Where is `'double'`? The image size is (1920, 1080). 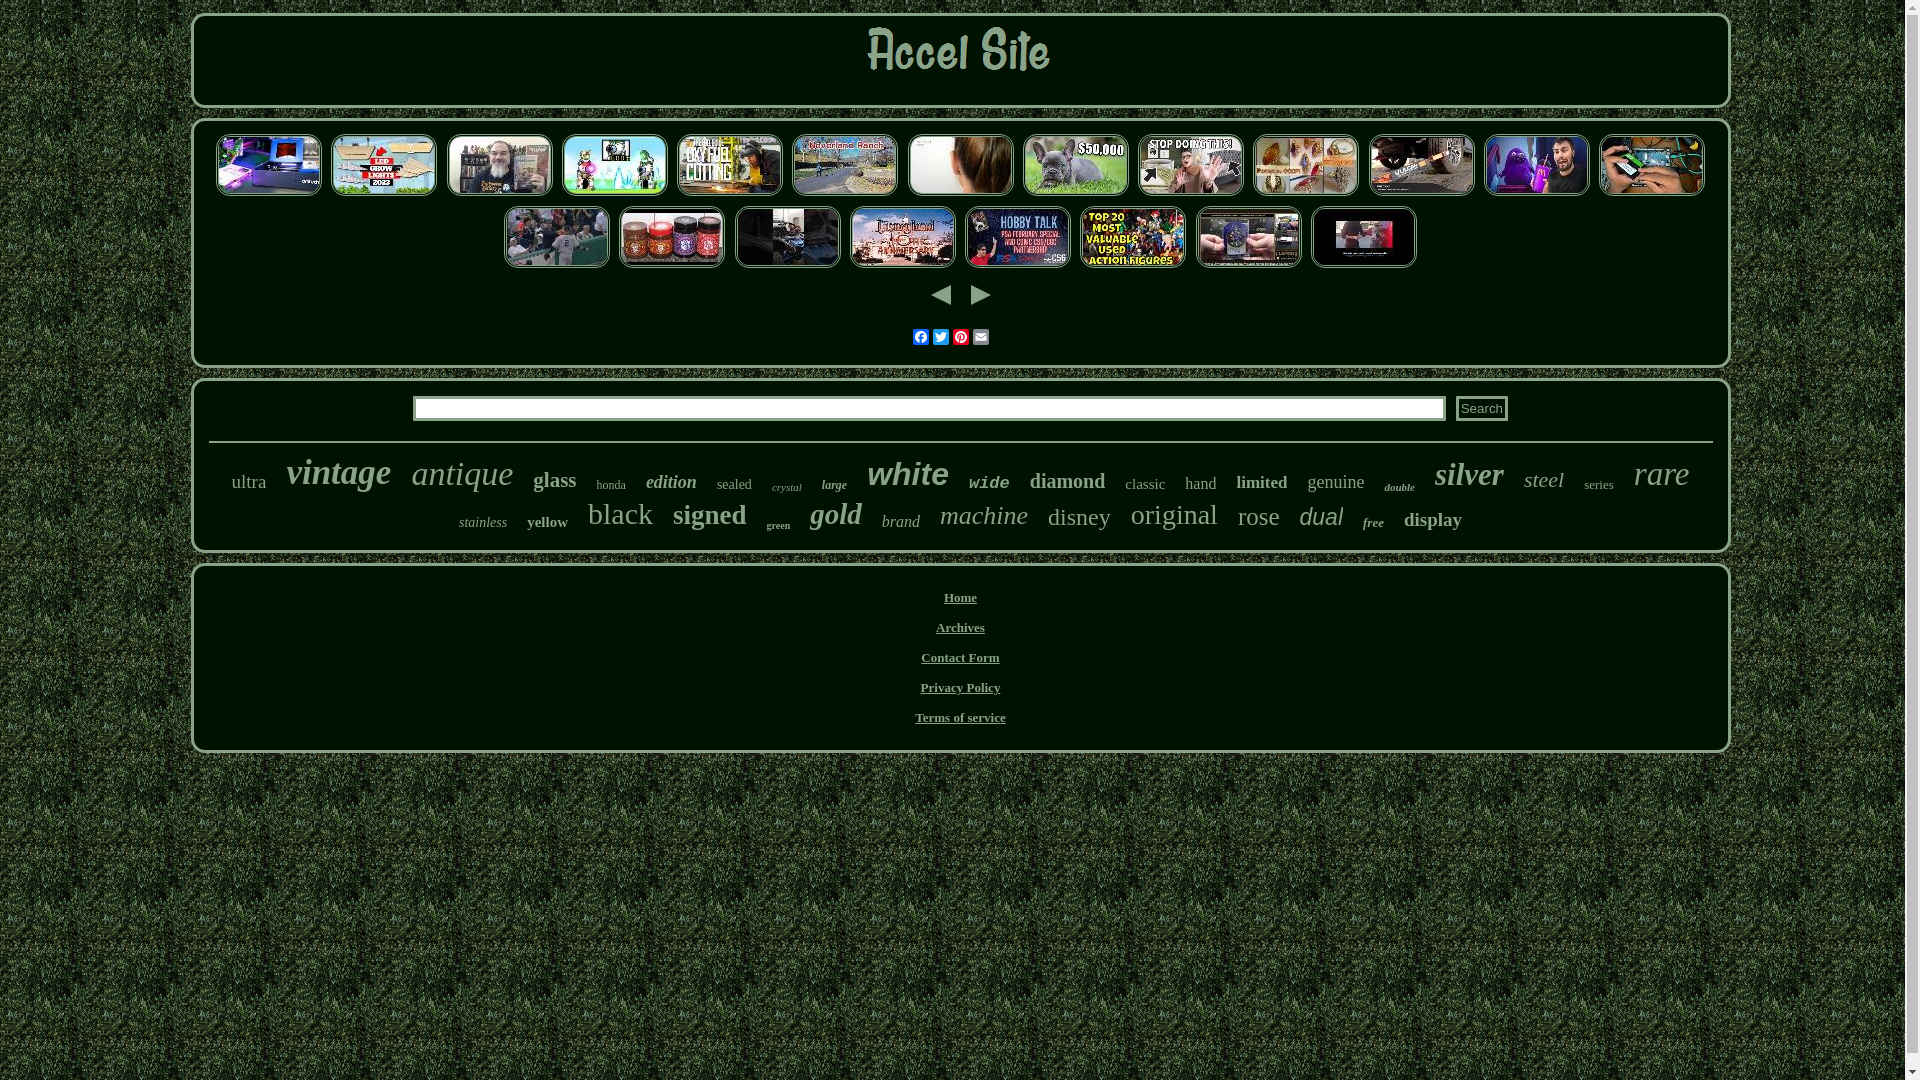 'double' is located at coordinates (1398, 486).